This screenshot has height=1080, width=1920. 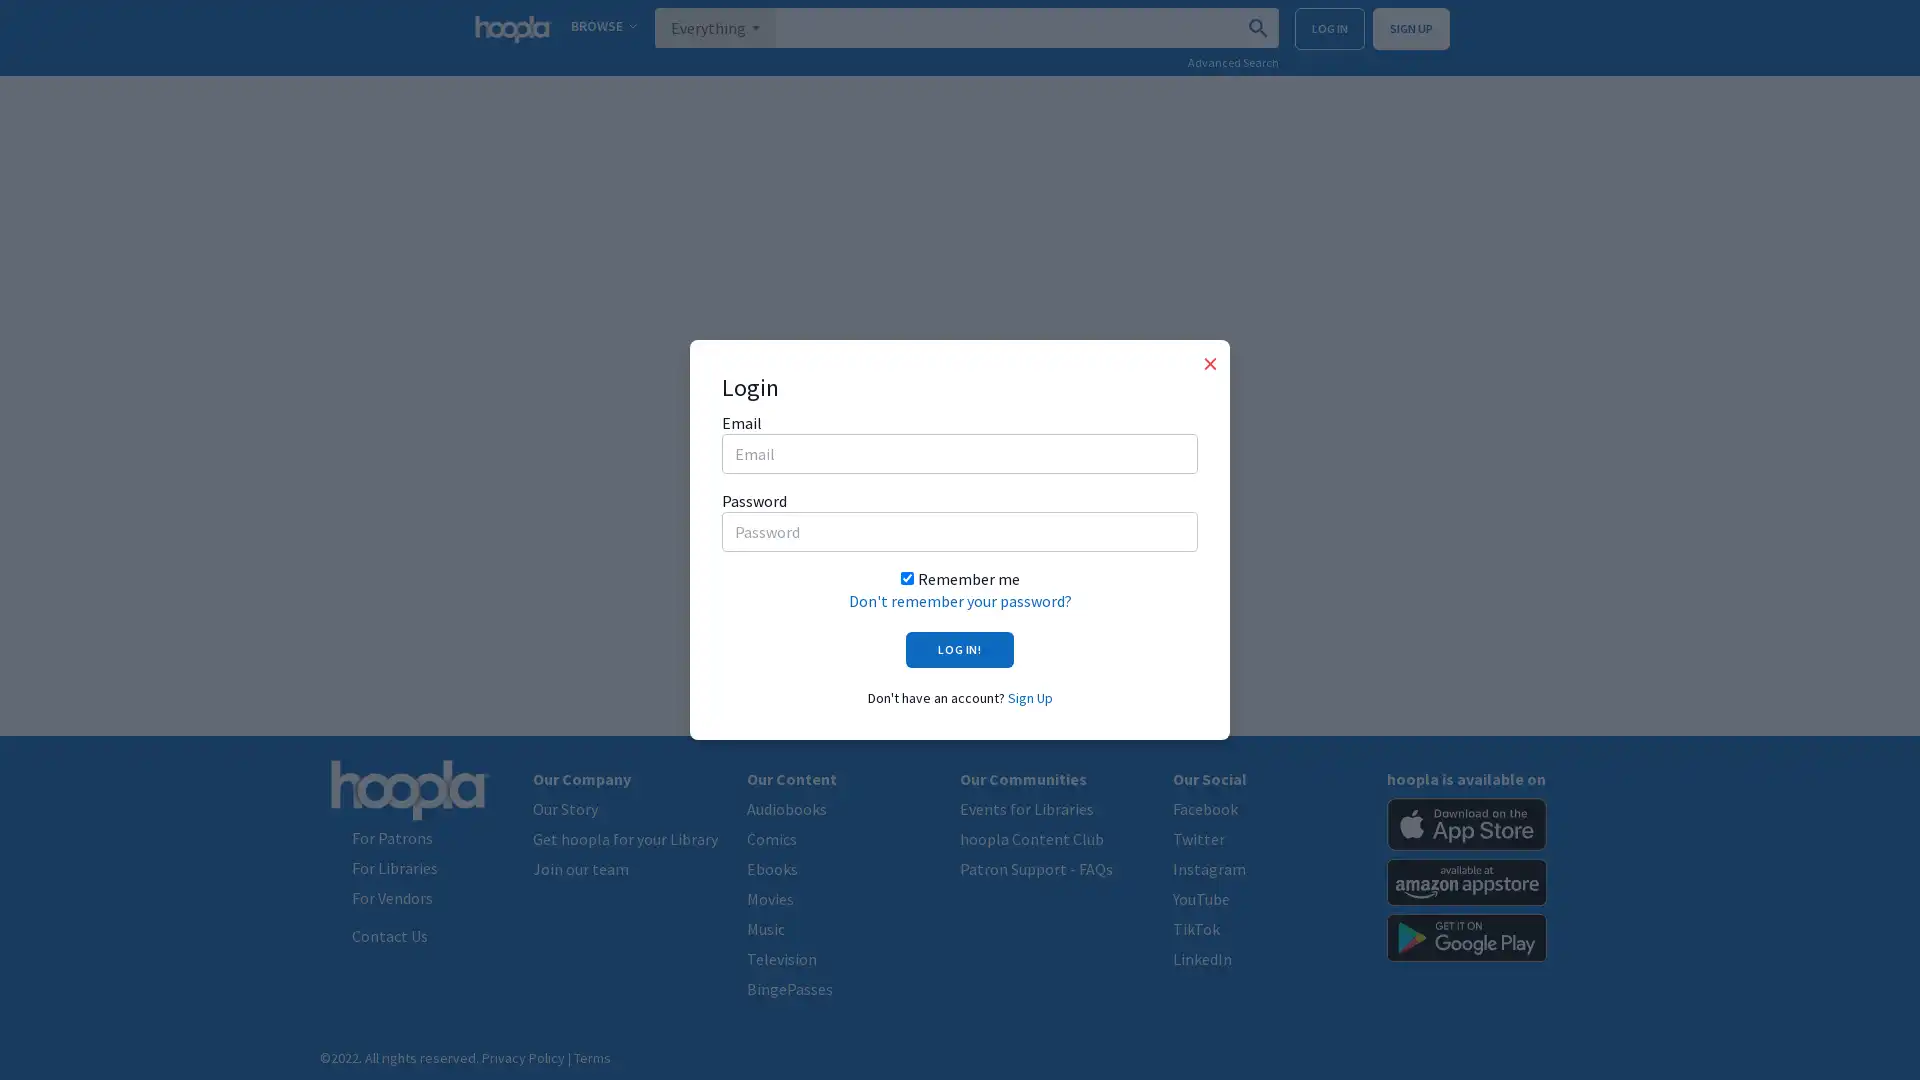 I want to click on Don't remember your password?, so click(x=958, y=600).